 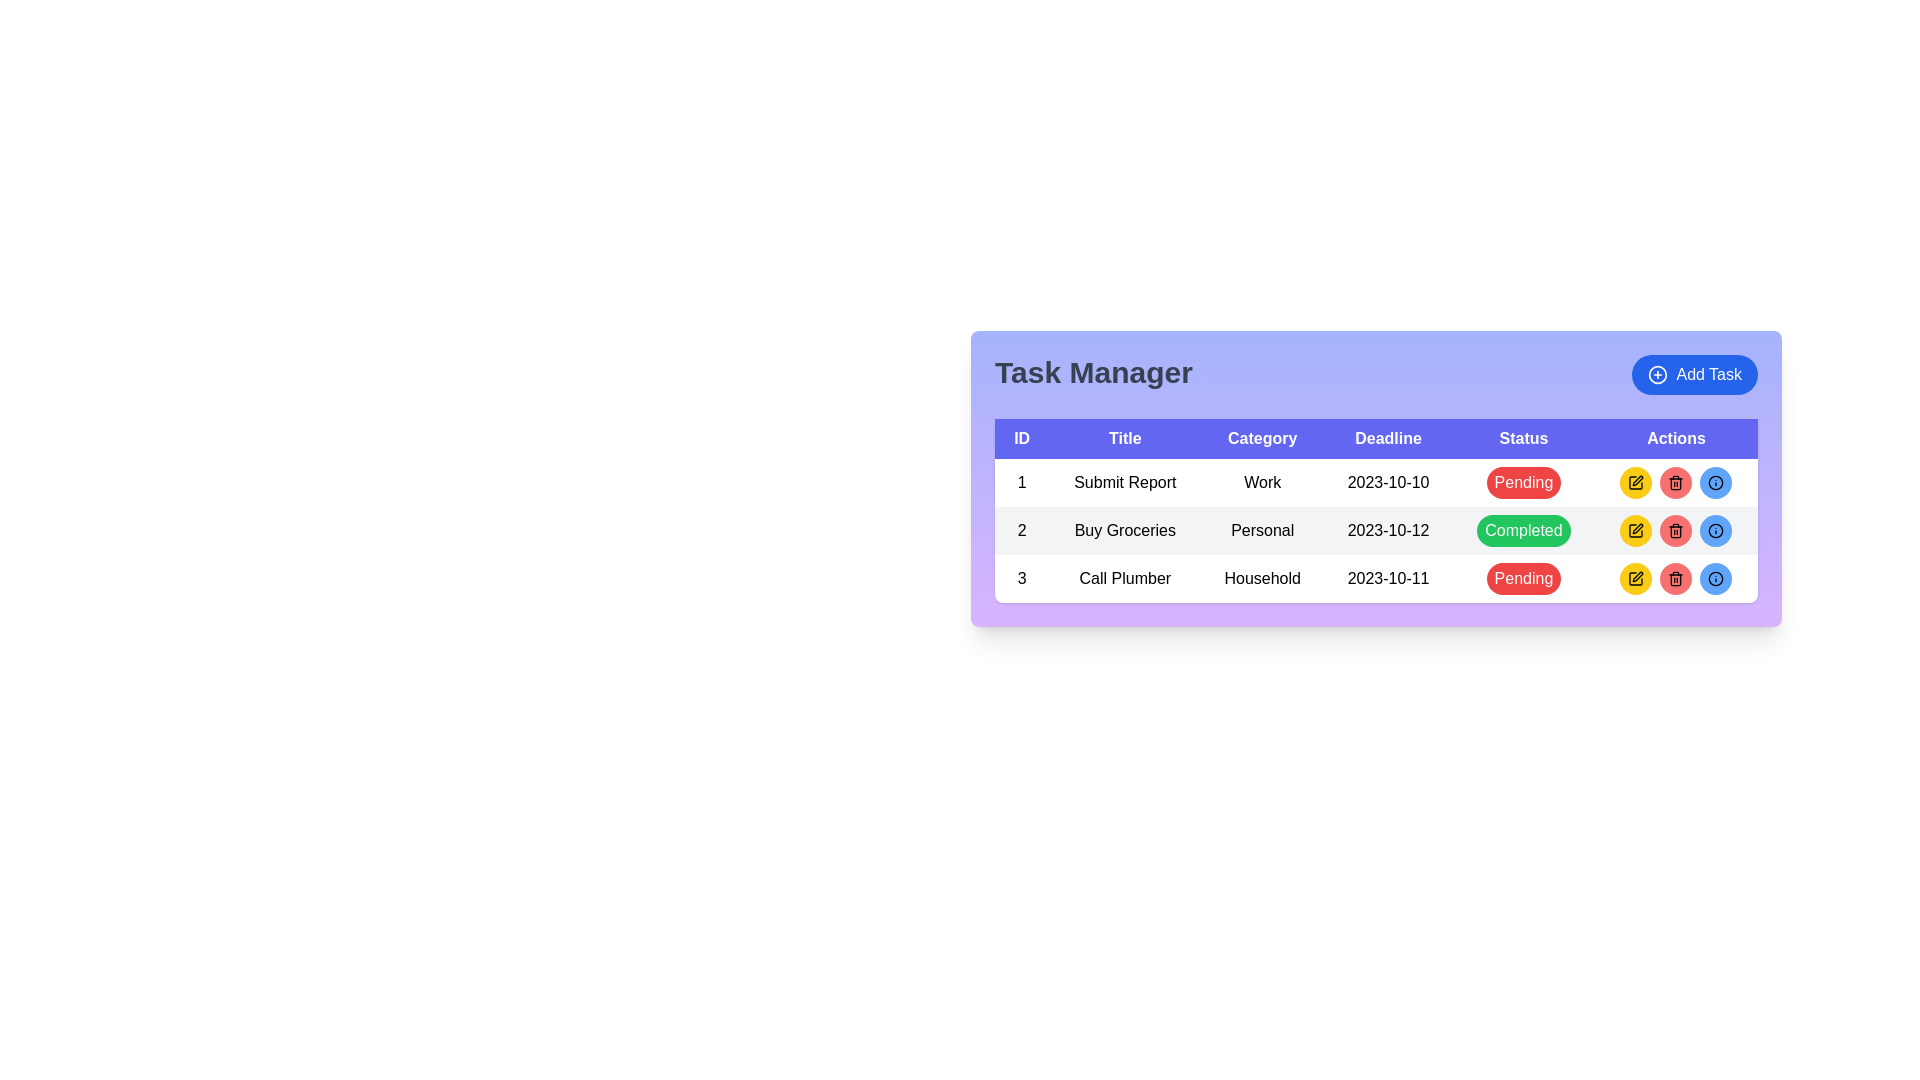 What do you see at coordinates (1676, 438) in the screenshot?
I see `the header cell that labels the column containing action buttons, which is the sixth column header in the table, positioned at the far-right side of the header row` at bounding box center [1676, 438].